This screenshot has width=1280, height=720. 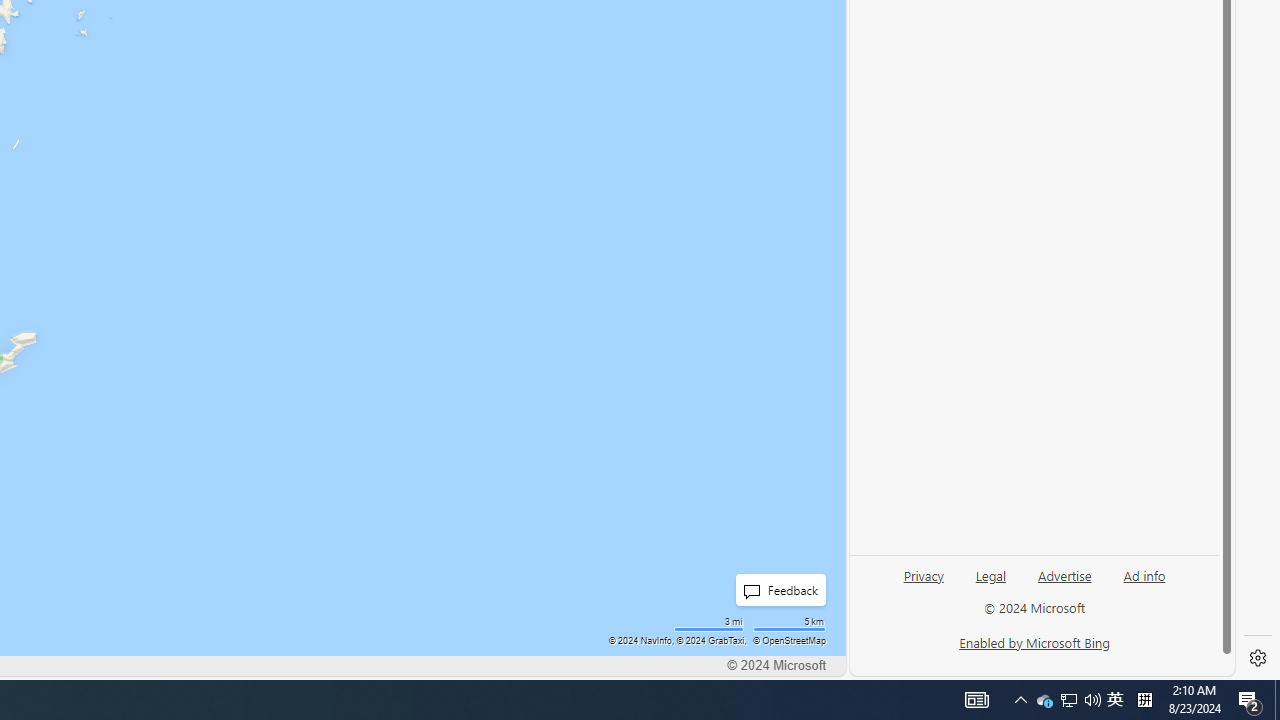 What do you see at coordinates (991, 574) in the screenshot?
I see `'Legal'` at bounding box center [991, 574].